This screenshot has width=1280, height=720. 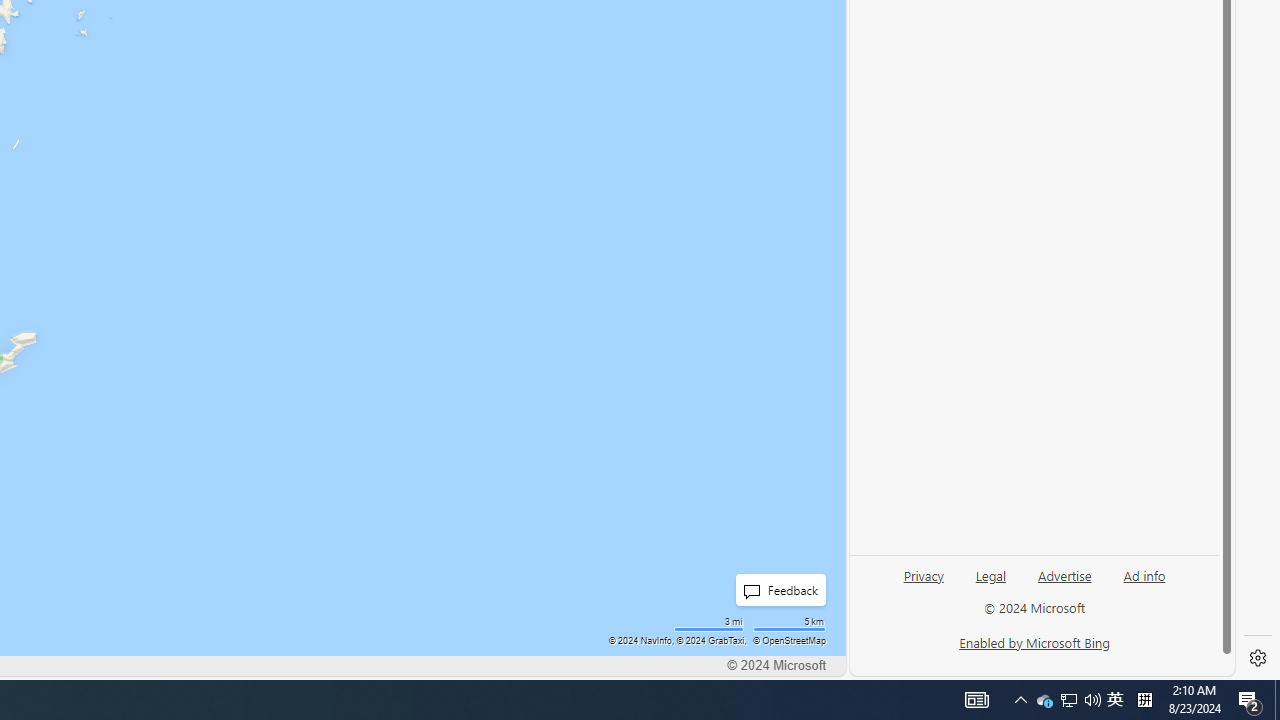 What do you see at coordinates (991, 574) in the screenshot?
I see `'Legal'` at bounding box center [991, 574].